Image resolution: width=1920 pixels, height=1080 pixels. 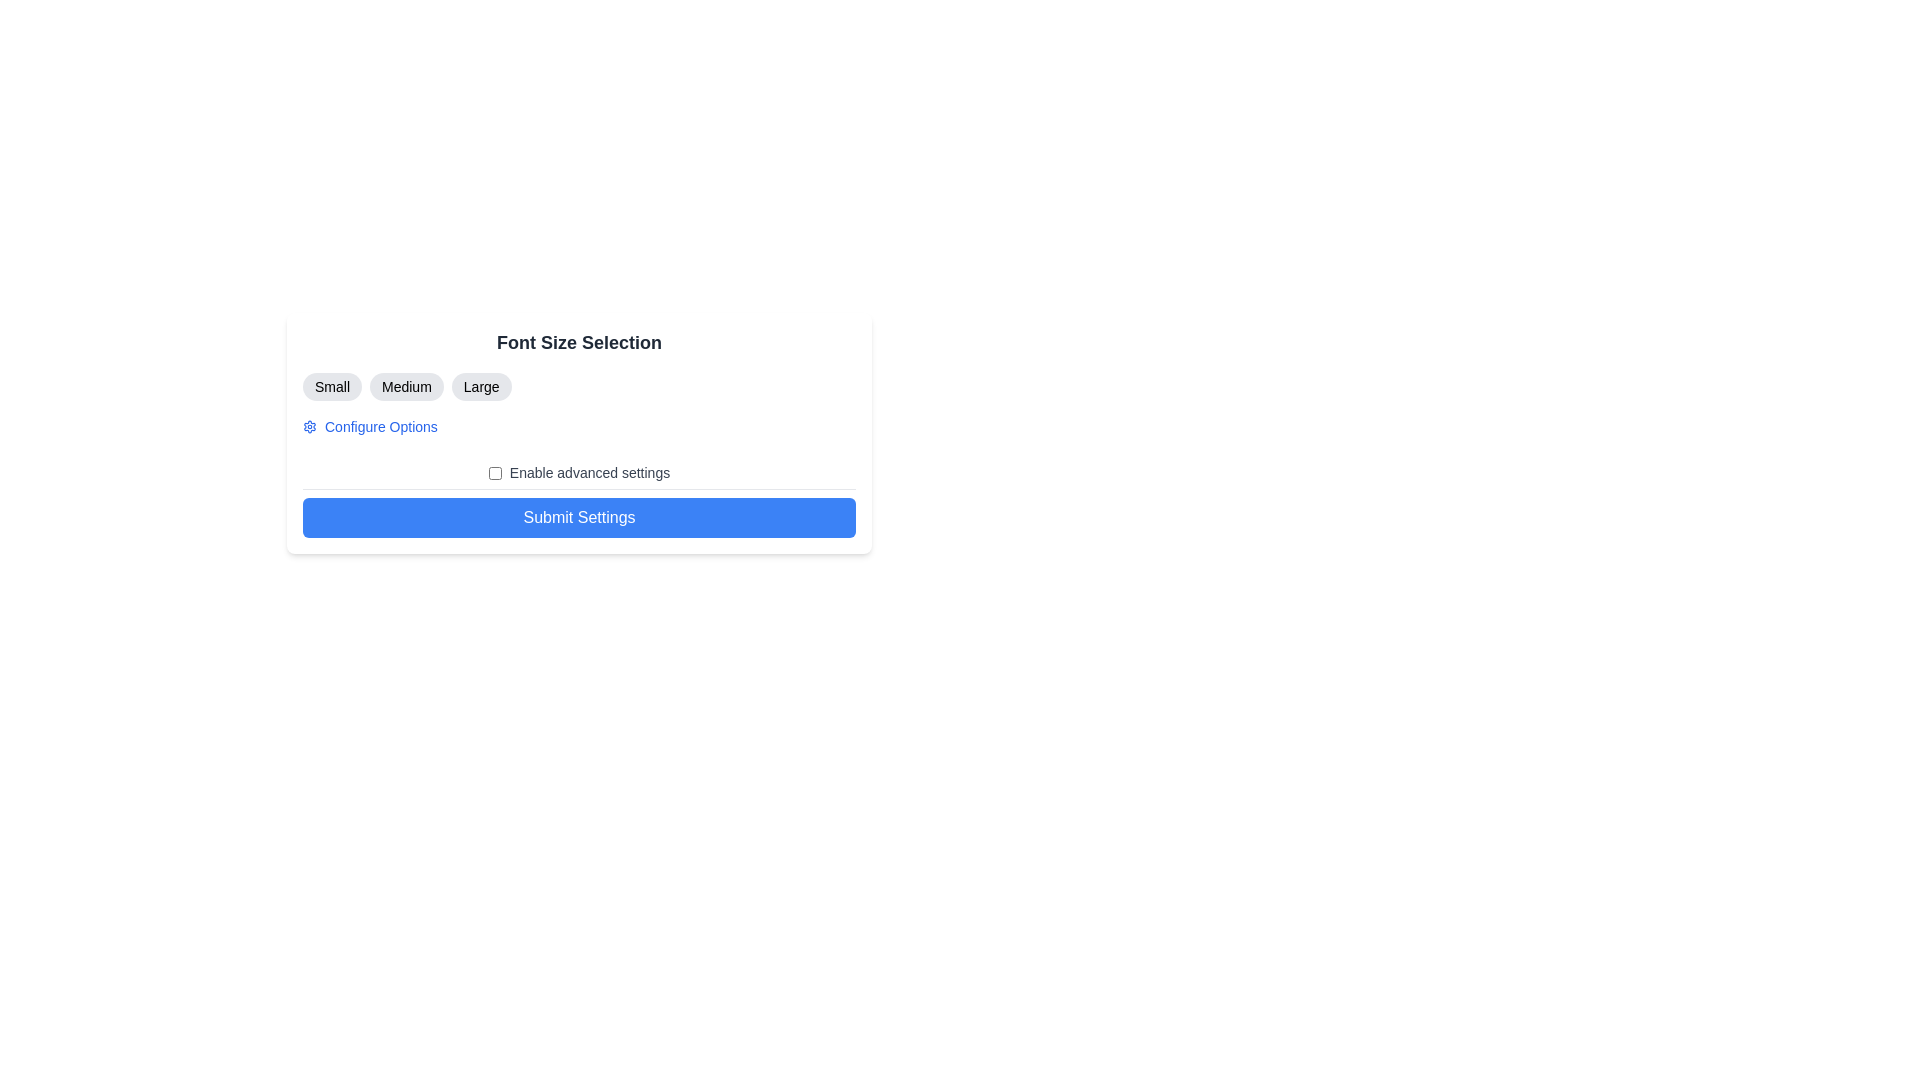 What do you see at coordinates (578, 516) in the screenshot?
I see `the 'Submit Settings' button with a blue background and white text located at the bottom of the 'Font Size Selection' section` at bounding box center [578, 516].